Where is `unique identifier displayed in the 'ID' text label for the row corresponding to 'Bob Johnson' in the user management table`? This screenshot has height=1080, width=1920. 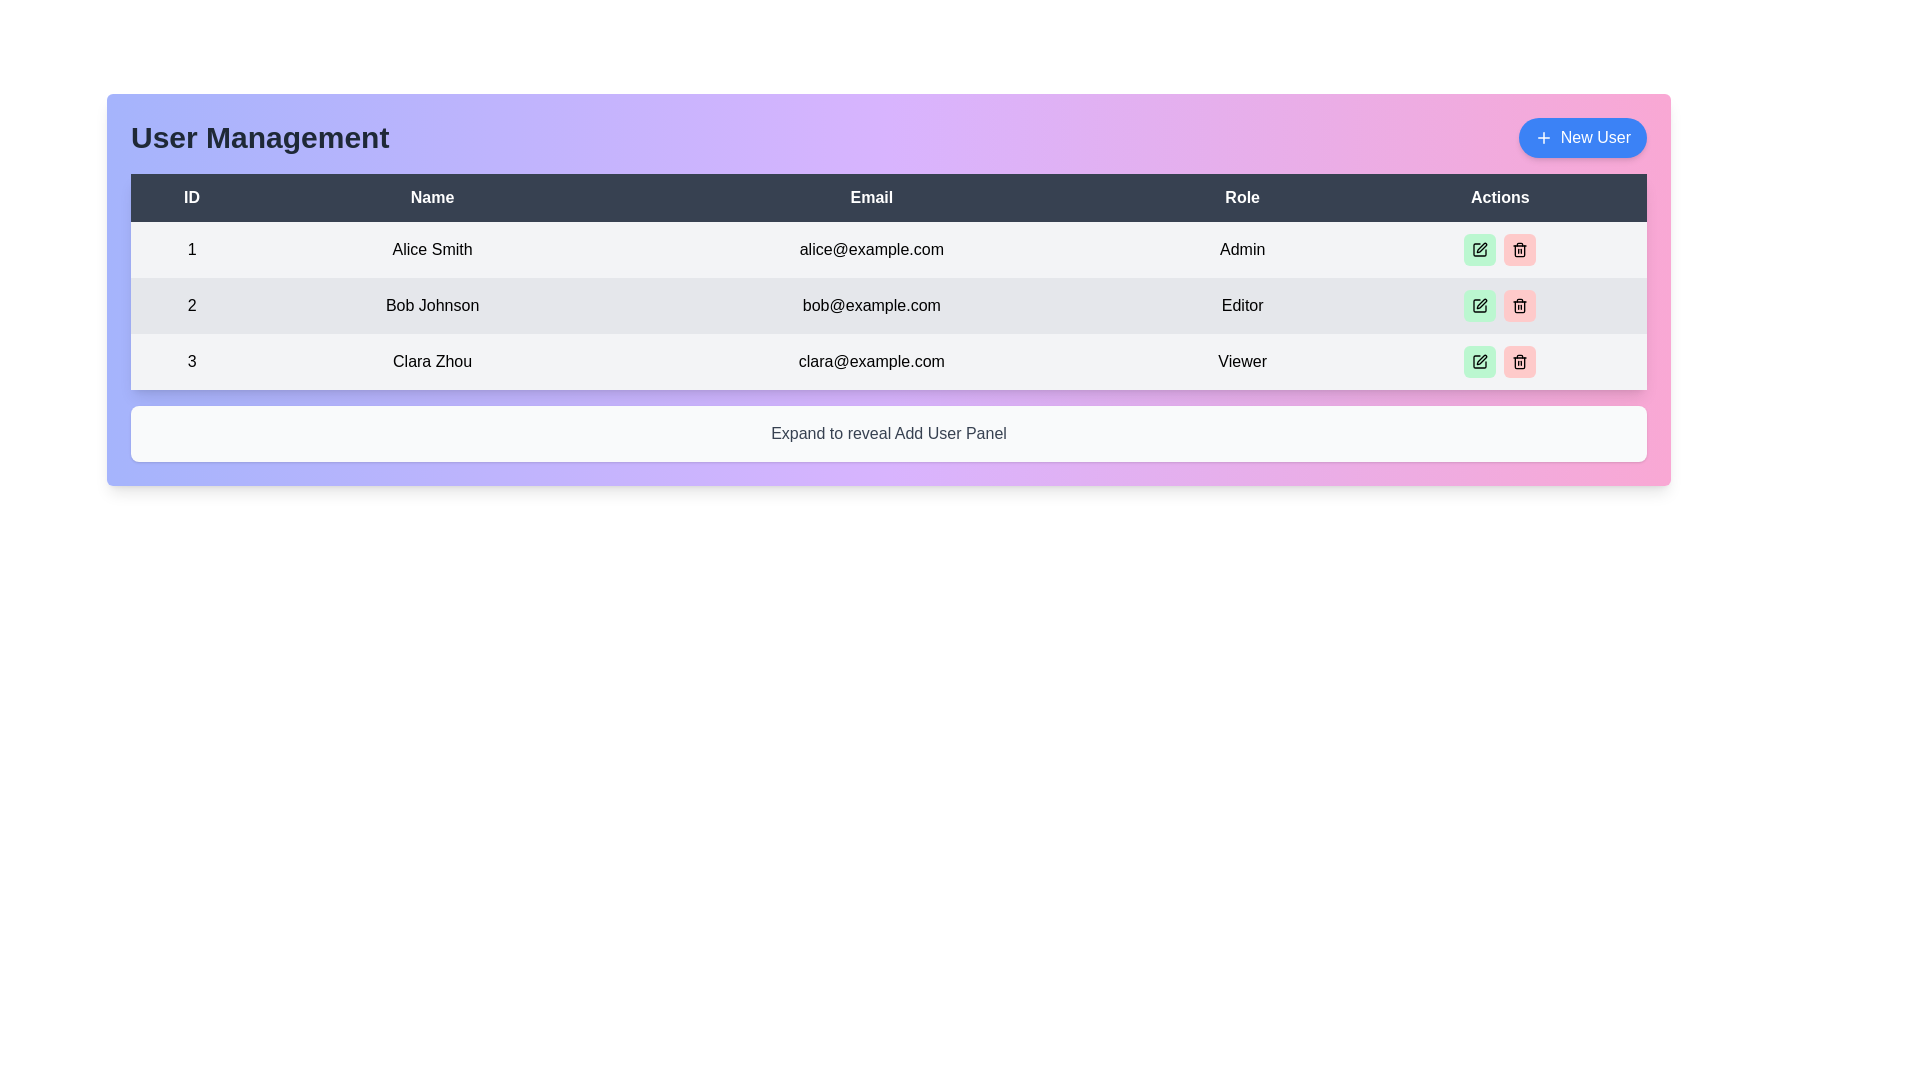 unique identifier displayed in the 'ID' text label for the row corresponding to 'Bob Johnson' in the user management table is located at coordinates (192, 305).